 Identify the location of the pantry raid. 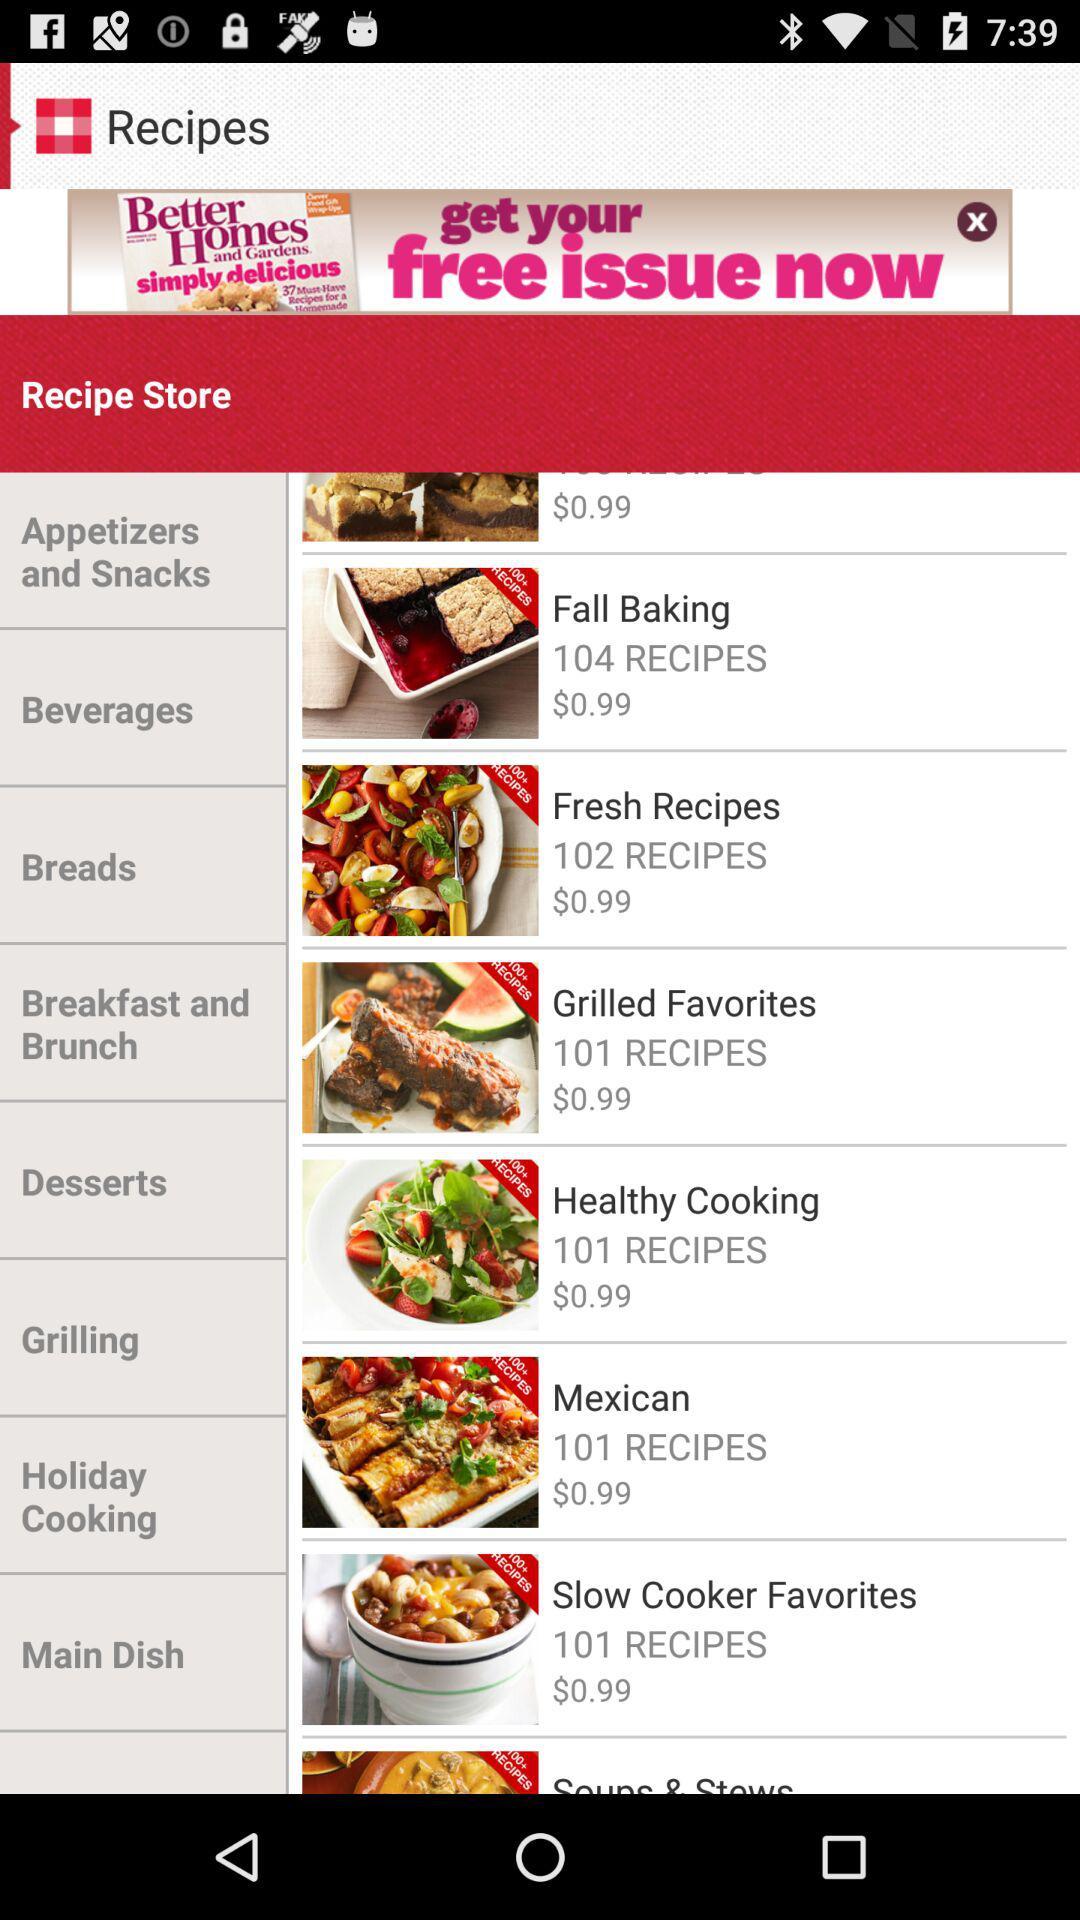
(116, 1763).